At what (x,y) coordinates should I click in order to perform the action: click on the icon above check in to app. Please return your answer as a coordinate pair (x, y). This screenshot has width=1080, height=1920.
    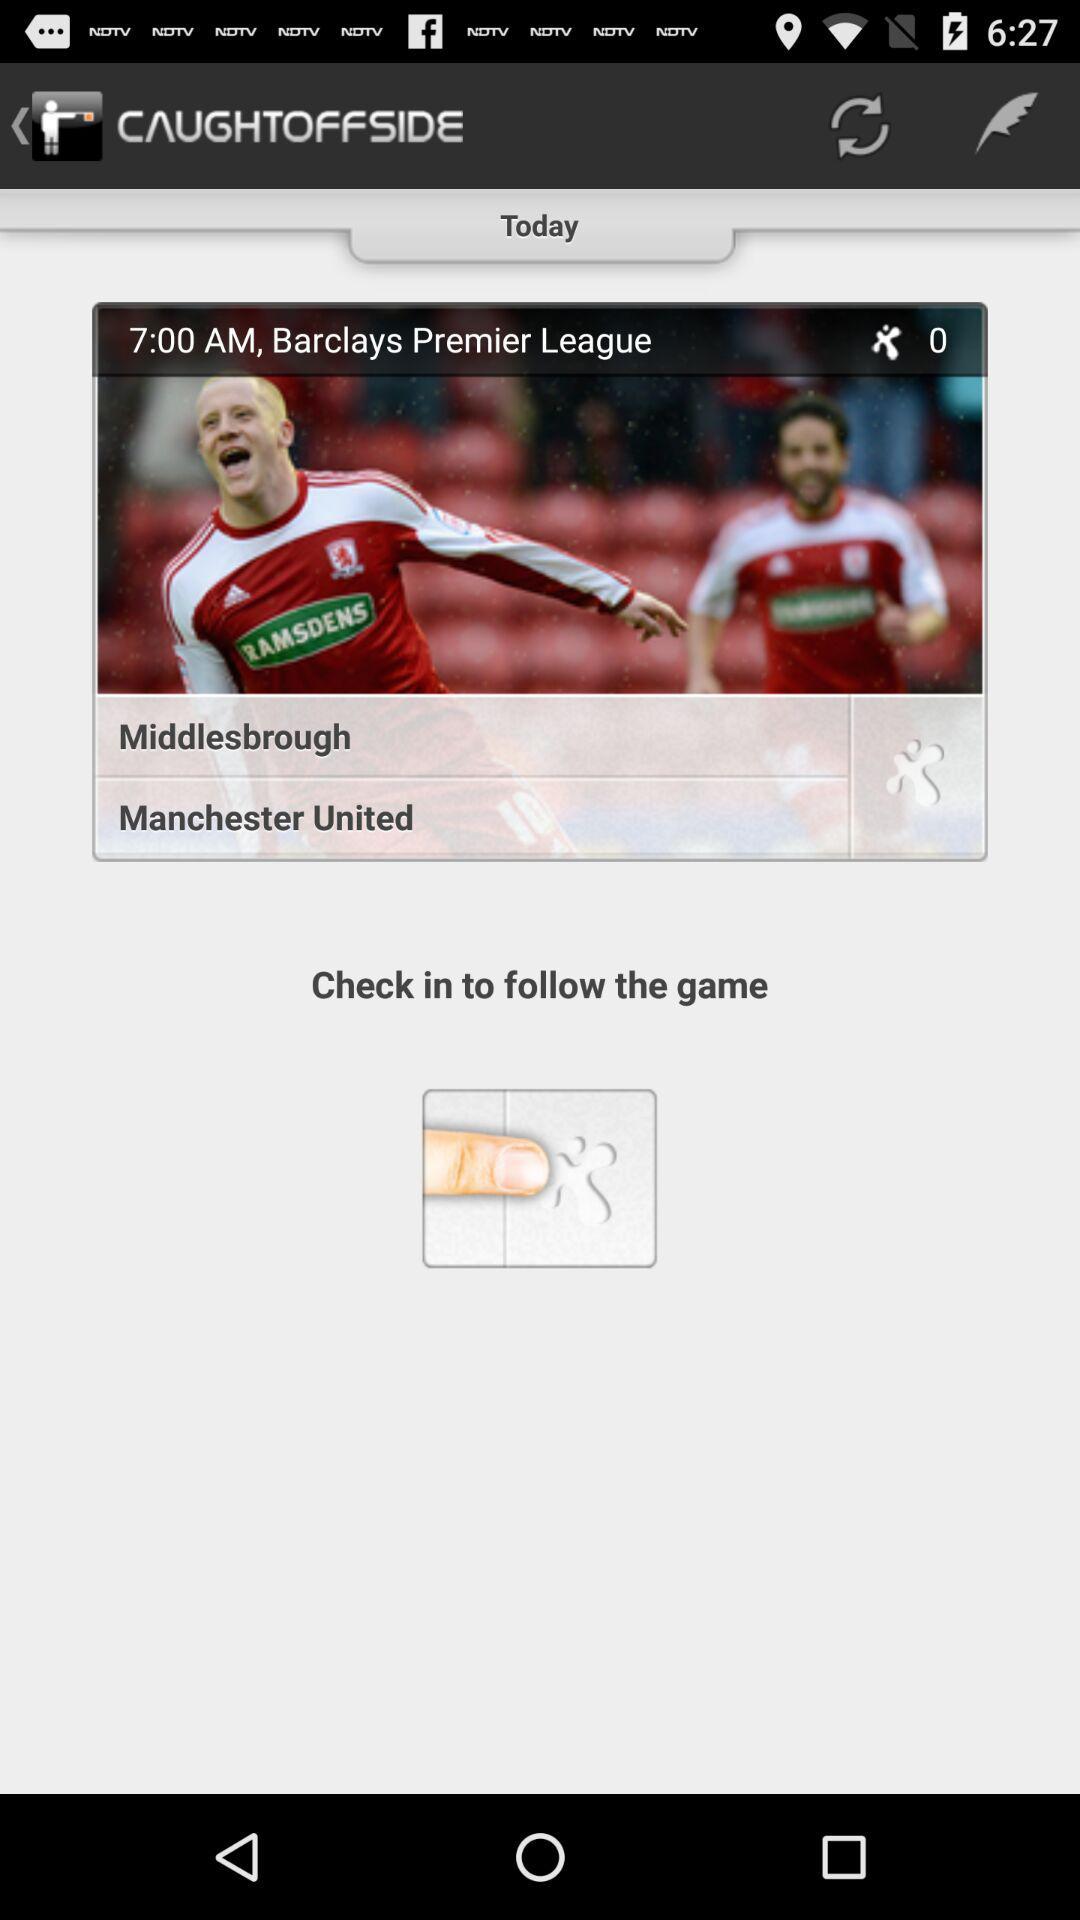
    Looking at the image, I should click on (459, 816).